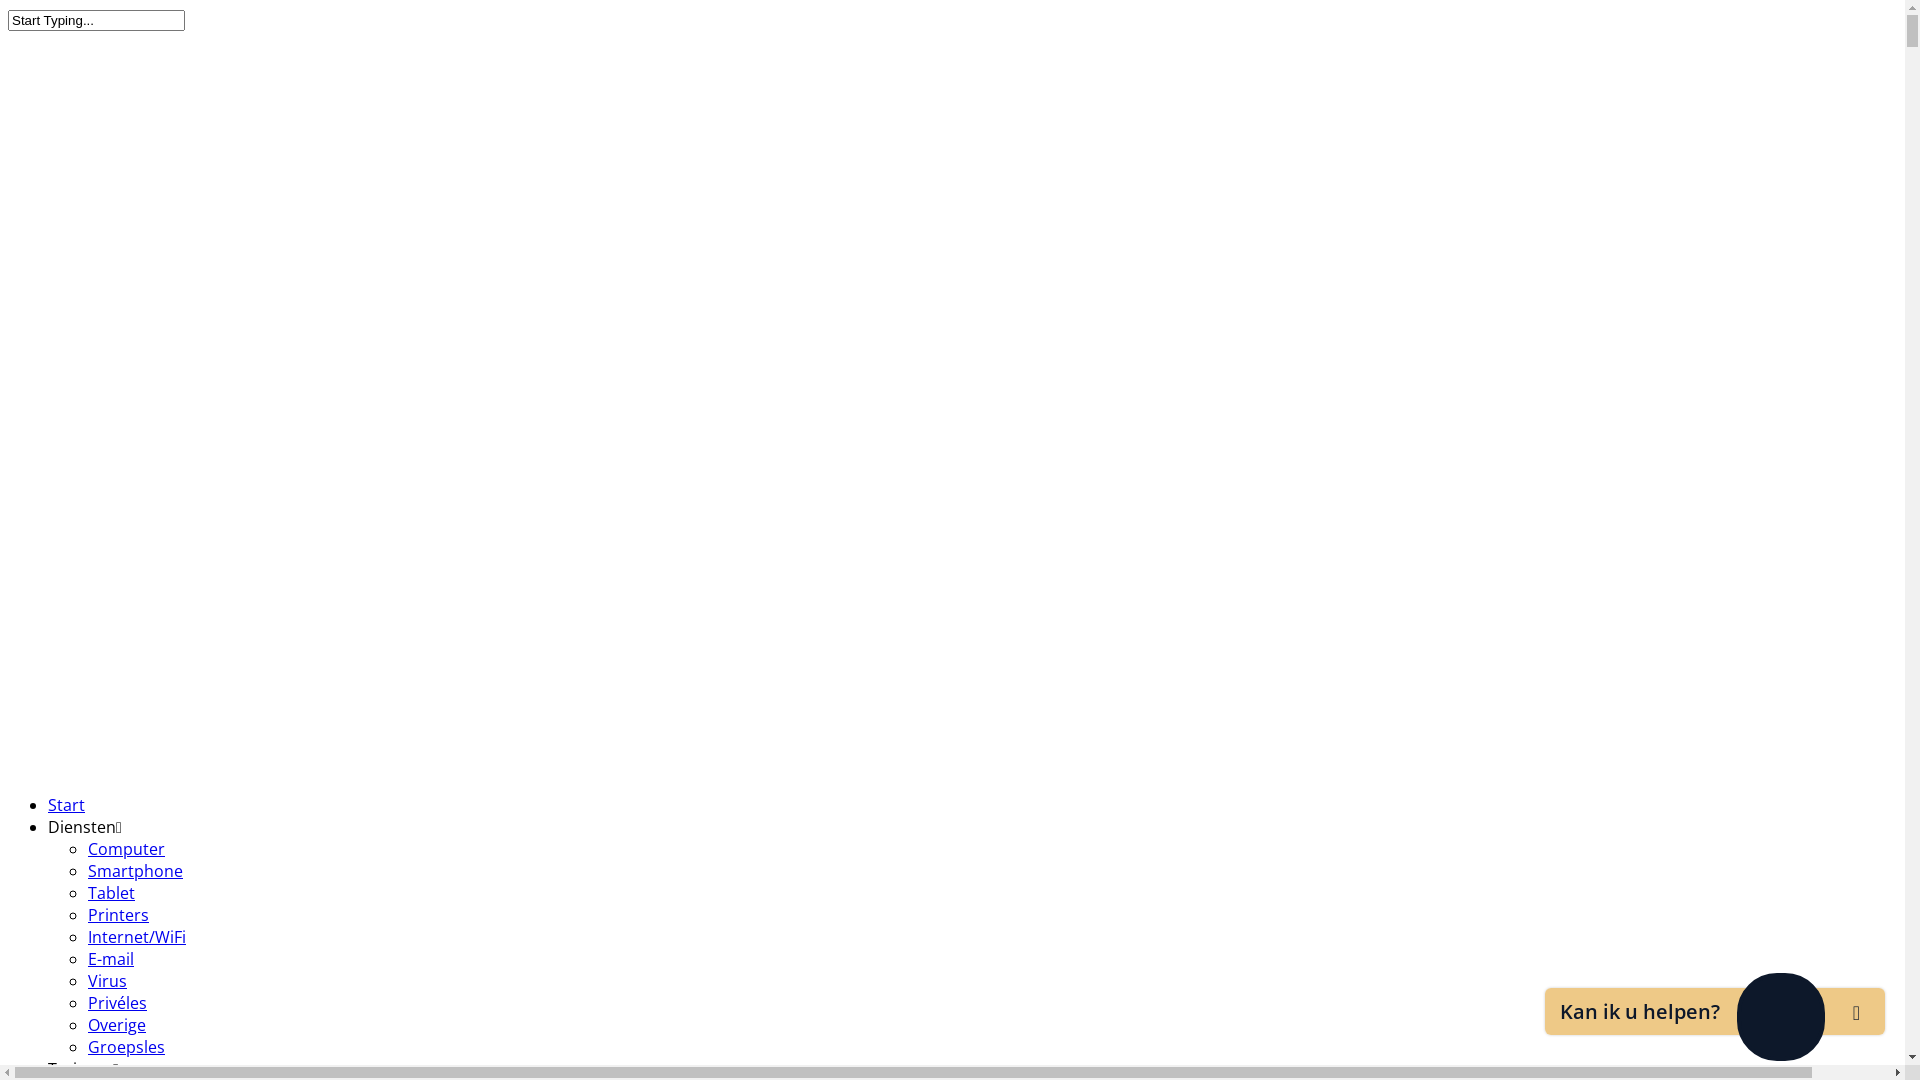 Image resolution: width=1920 pixels, height=1080 pixels. I want to click on 'Internet/WiFi', so click(136, 937).